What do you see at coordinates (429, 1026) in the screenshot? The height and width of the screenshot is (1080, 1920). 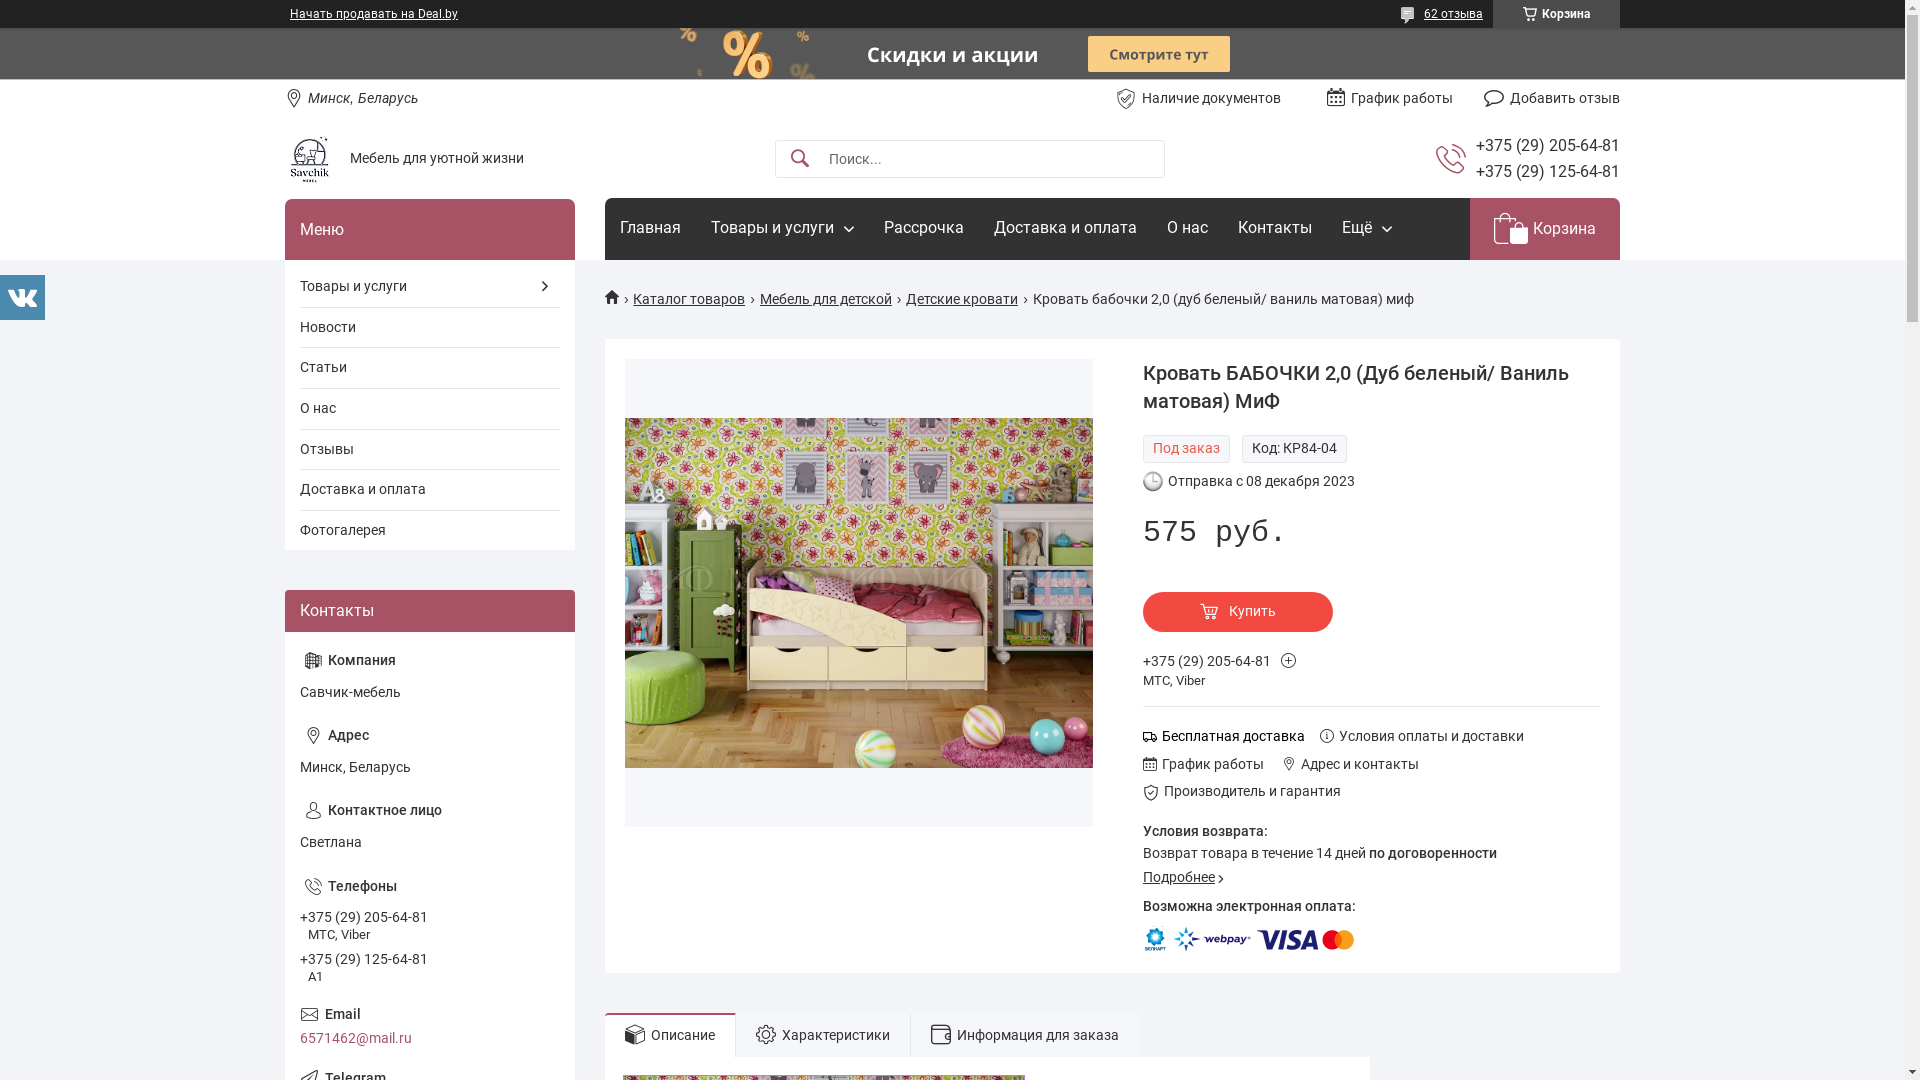 I see `'6571462@mail.ru'` at bounding box center [429, 1026].